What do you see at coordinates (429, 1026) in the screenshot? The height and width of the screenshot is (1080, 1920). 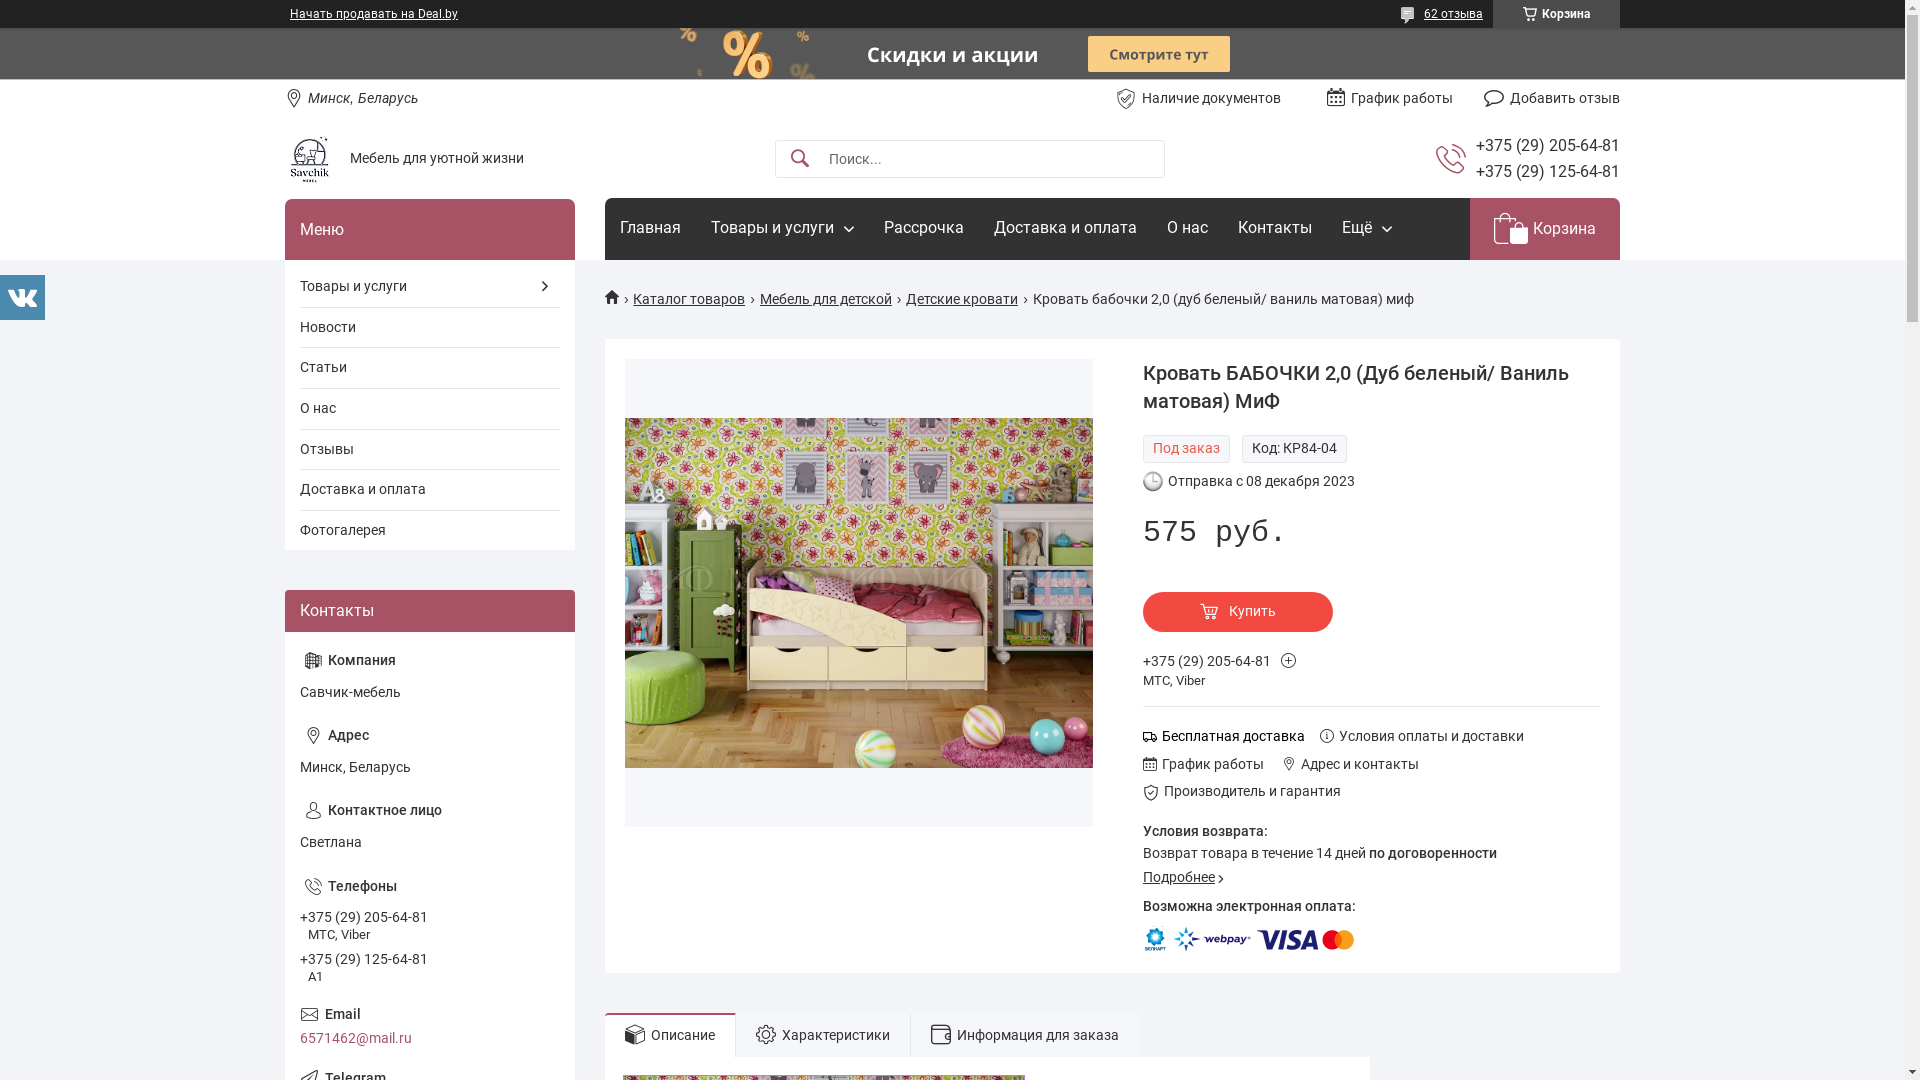 I see `'6571462@mail.ru'` at bounding box center [429, 1026].